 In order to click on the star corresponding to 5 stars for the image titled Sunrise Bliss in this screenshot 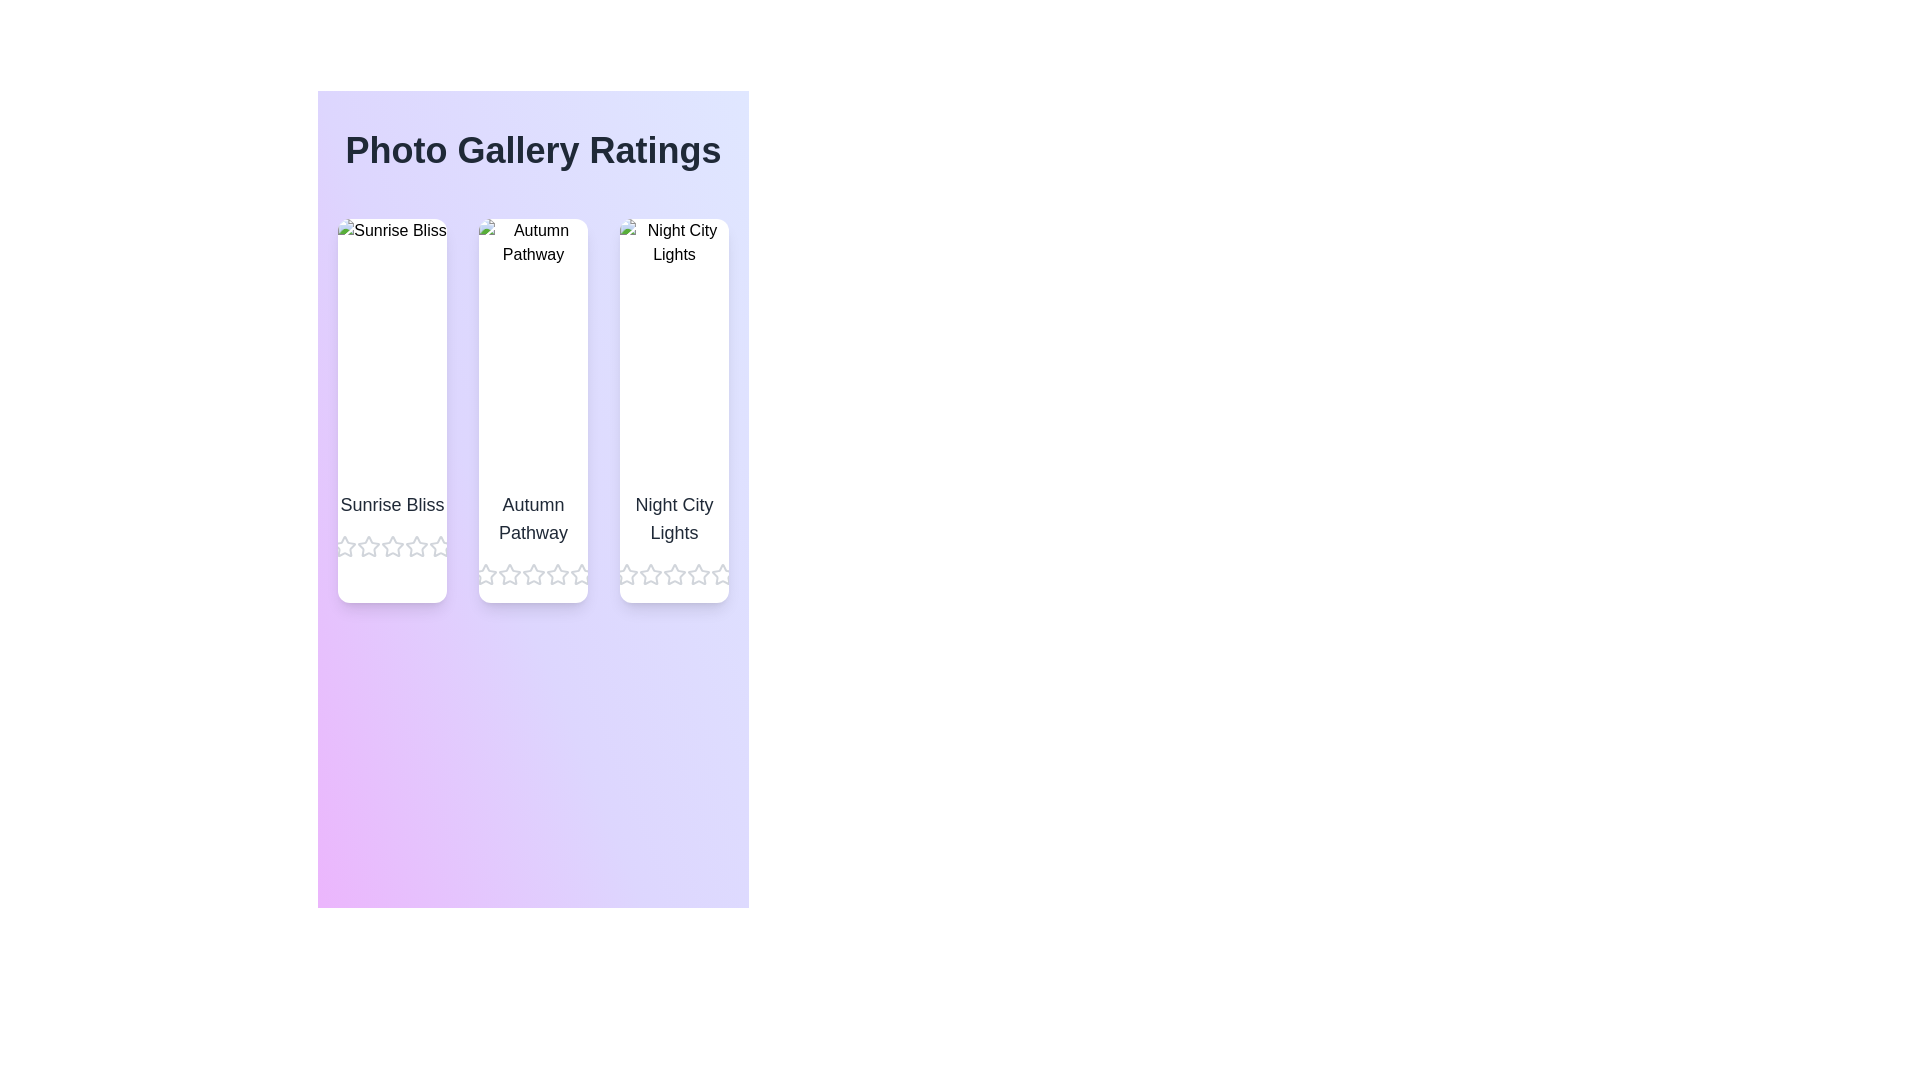, I will do `click(439, 547)`.